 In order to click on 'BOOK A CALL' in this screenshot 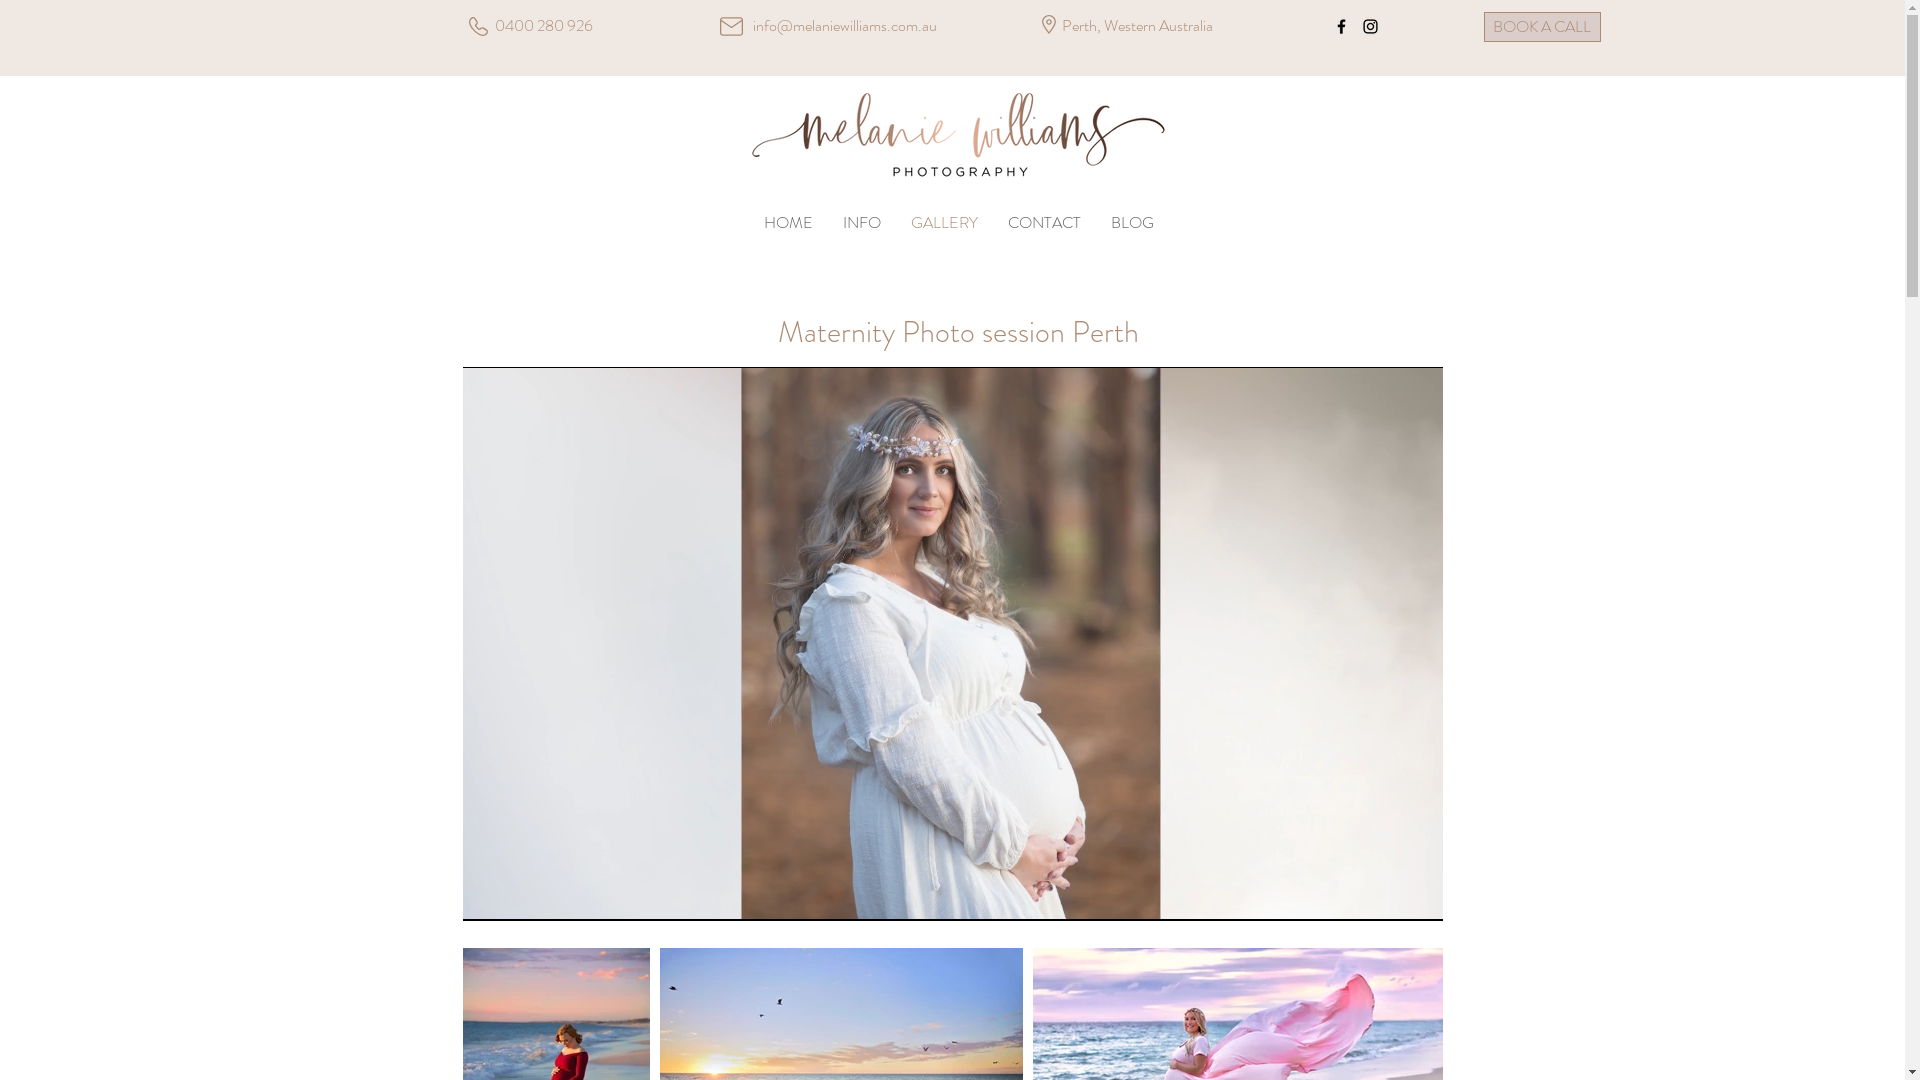, I will do `click(1483, 27)`.